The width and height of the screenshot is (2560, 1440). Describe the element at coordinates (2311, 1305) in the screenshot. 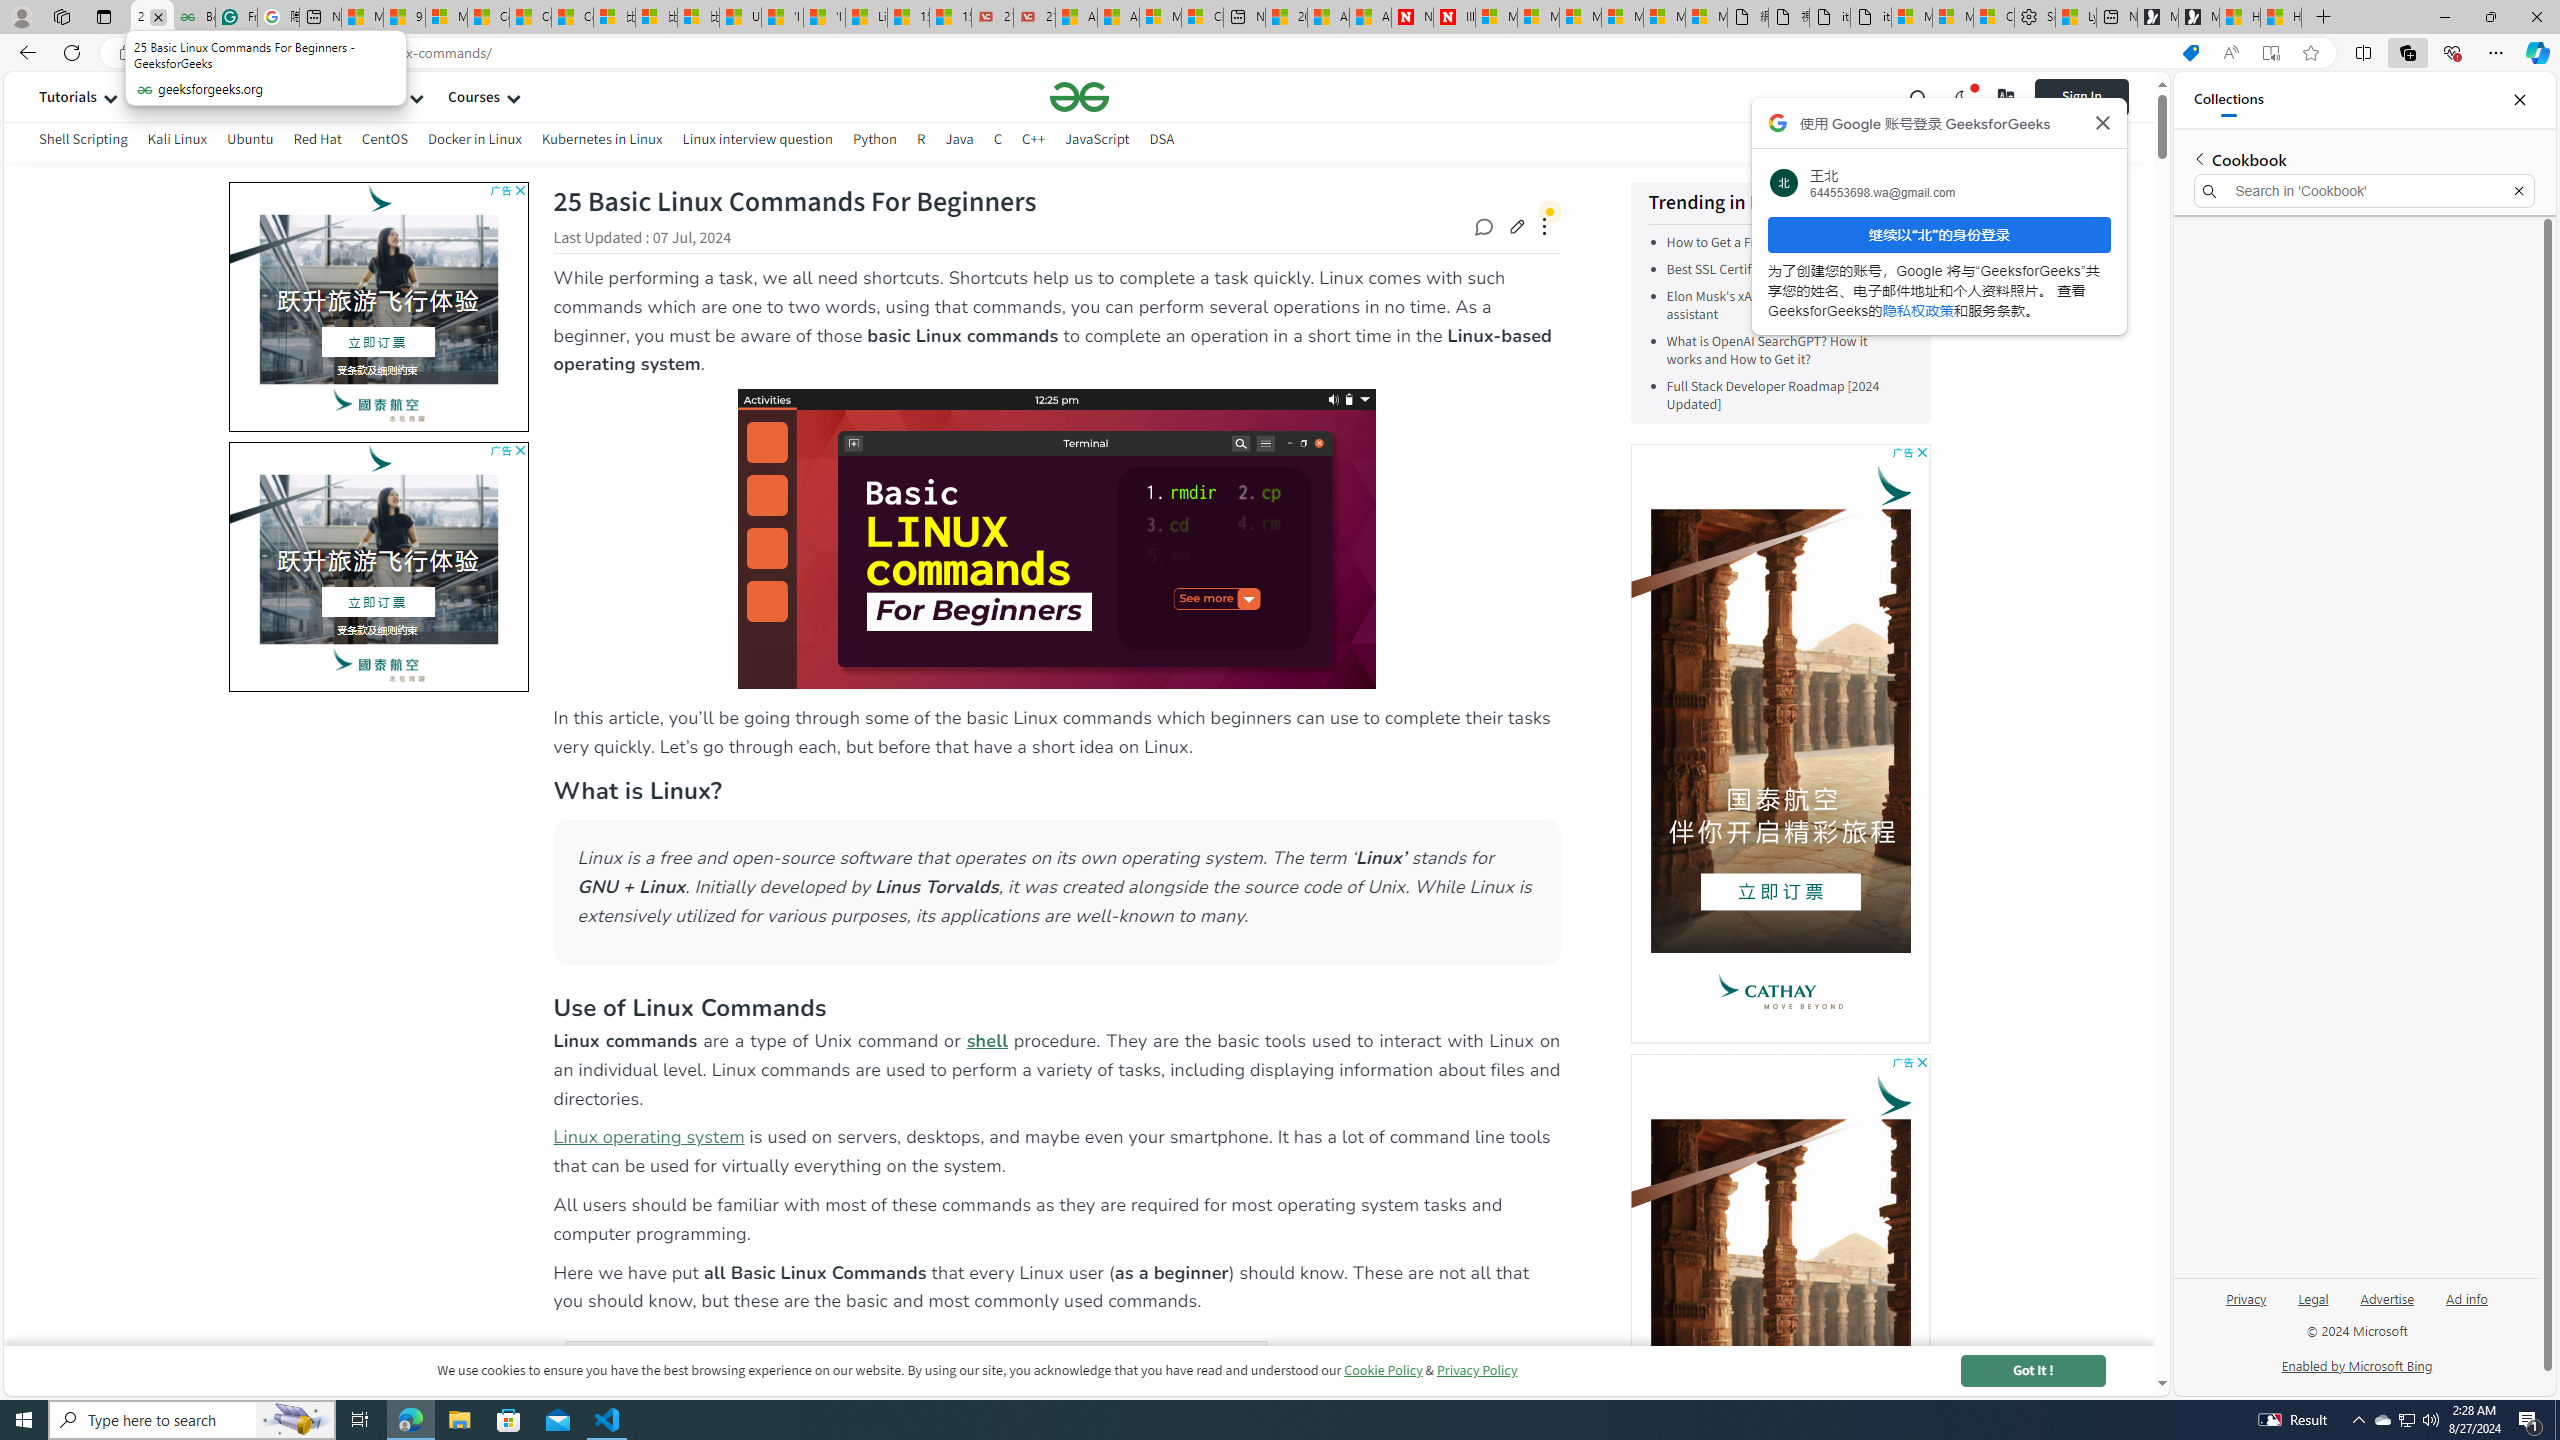

I see `'Legal'` at that location.